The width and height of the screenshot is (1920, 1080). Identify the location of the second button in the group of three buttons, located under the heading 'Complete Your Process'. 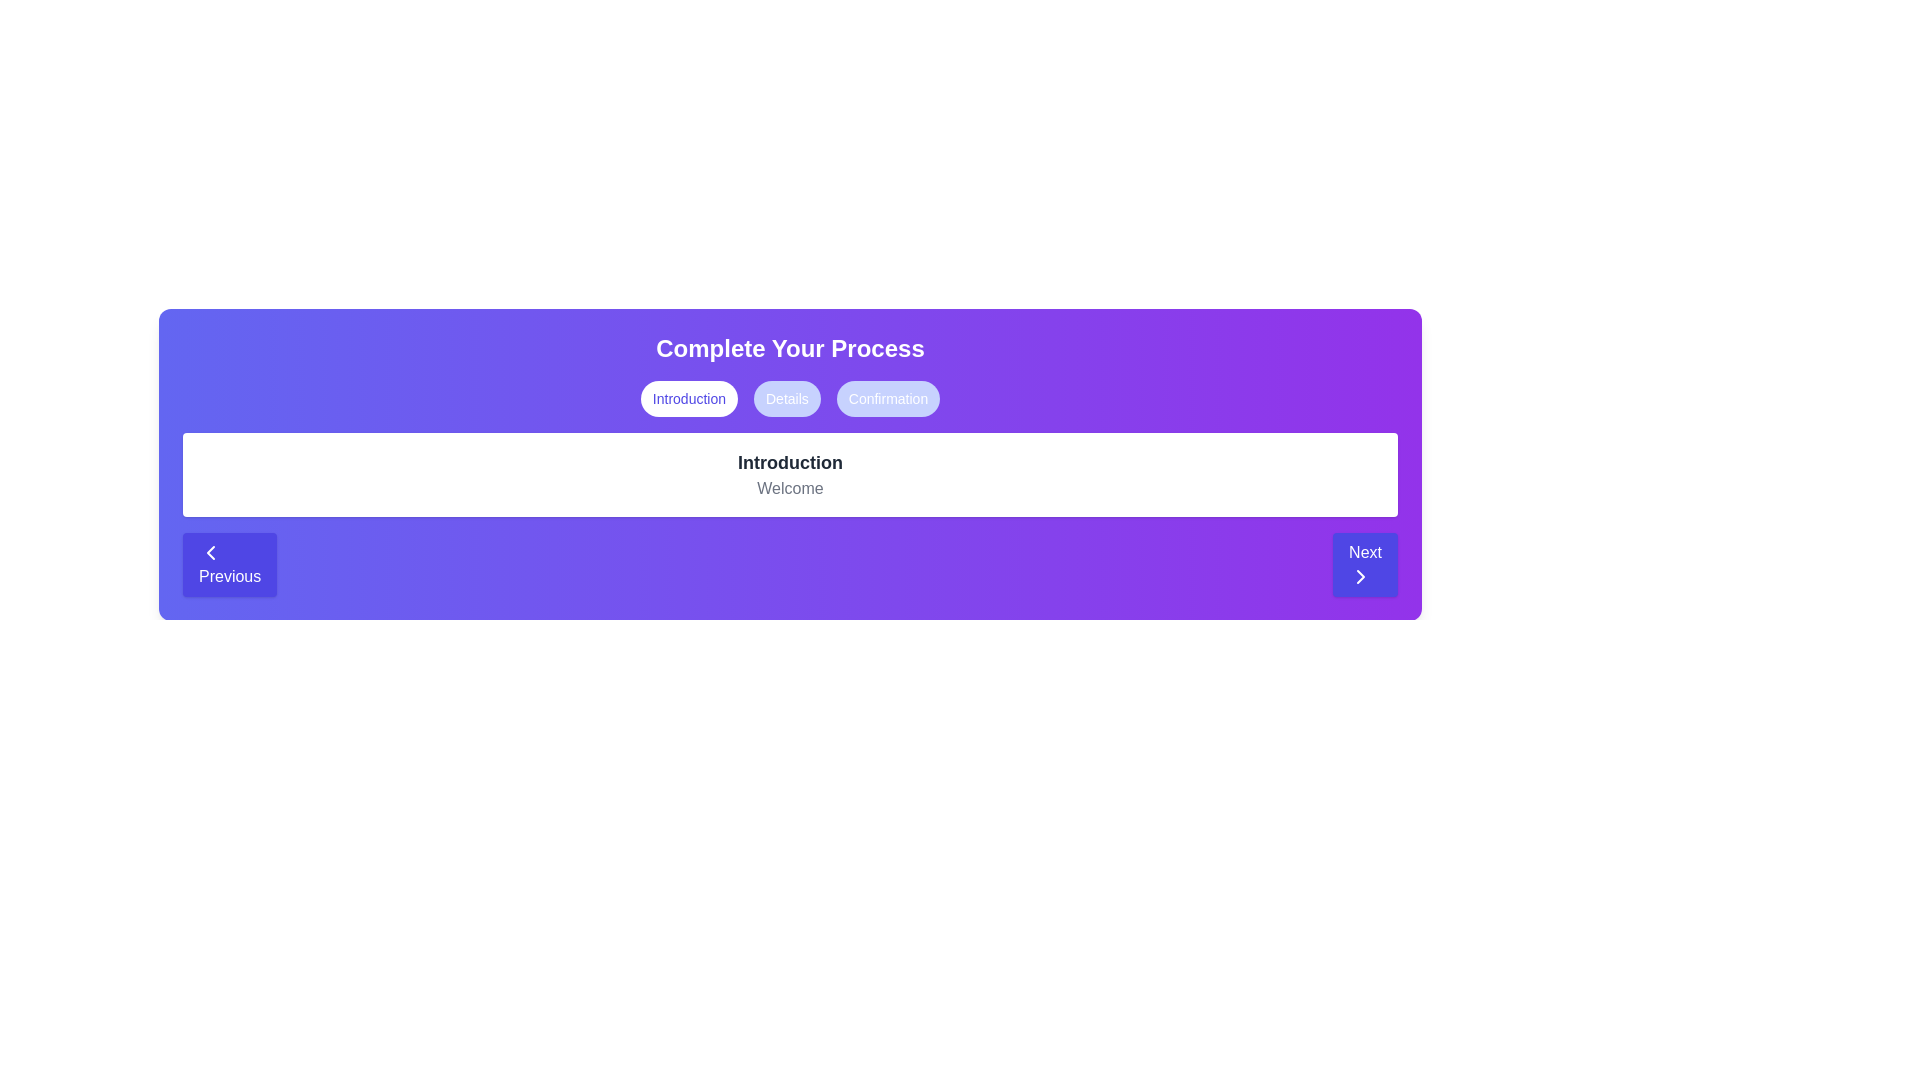
(786, 398).